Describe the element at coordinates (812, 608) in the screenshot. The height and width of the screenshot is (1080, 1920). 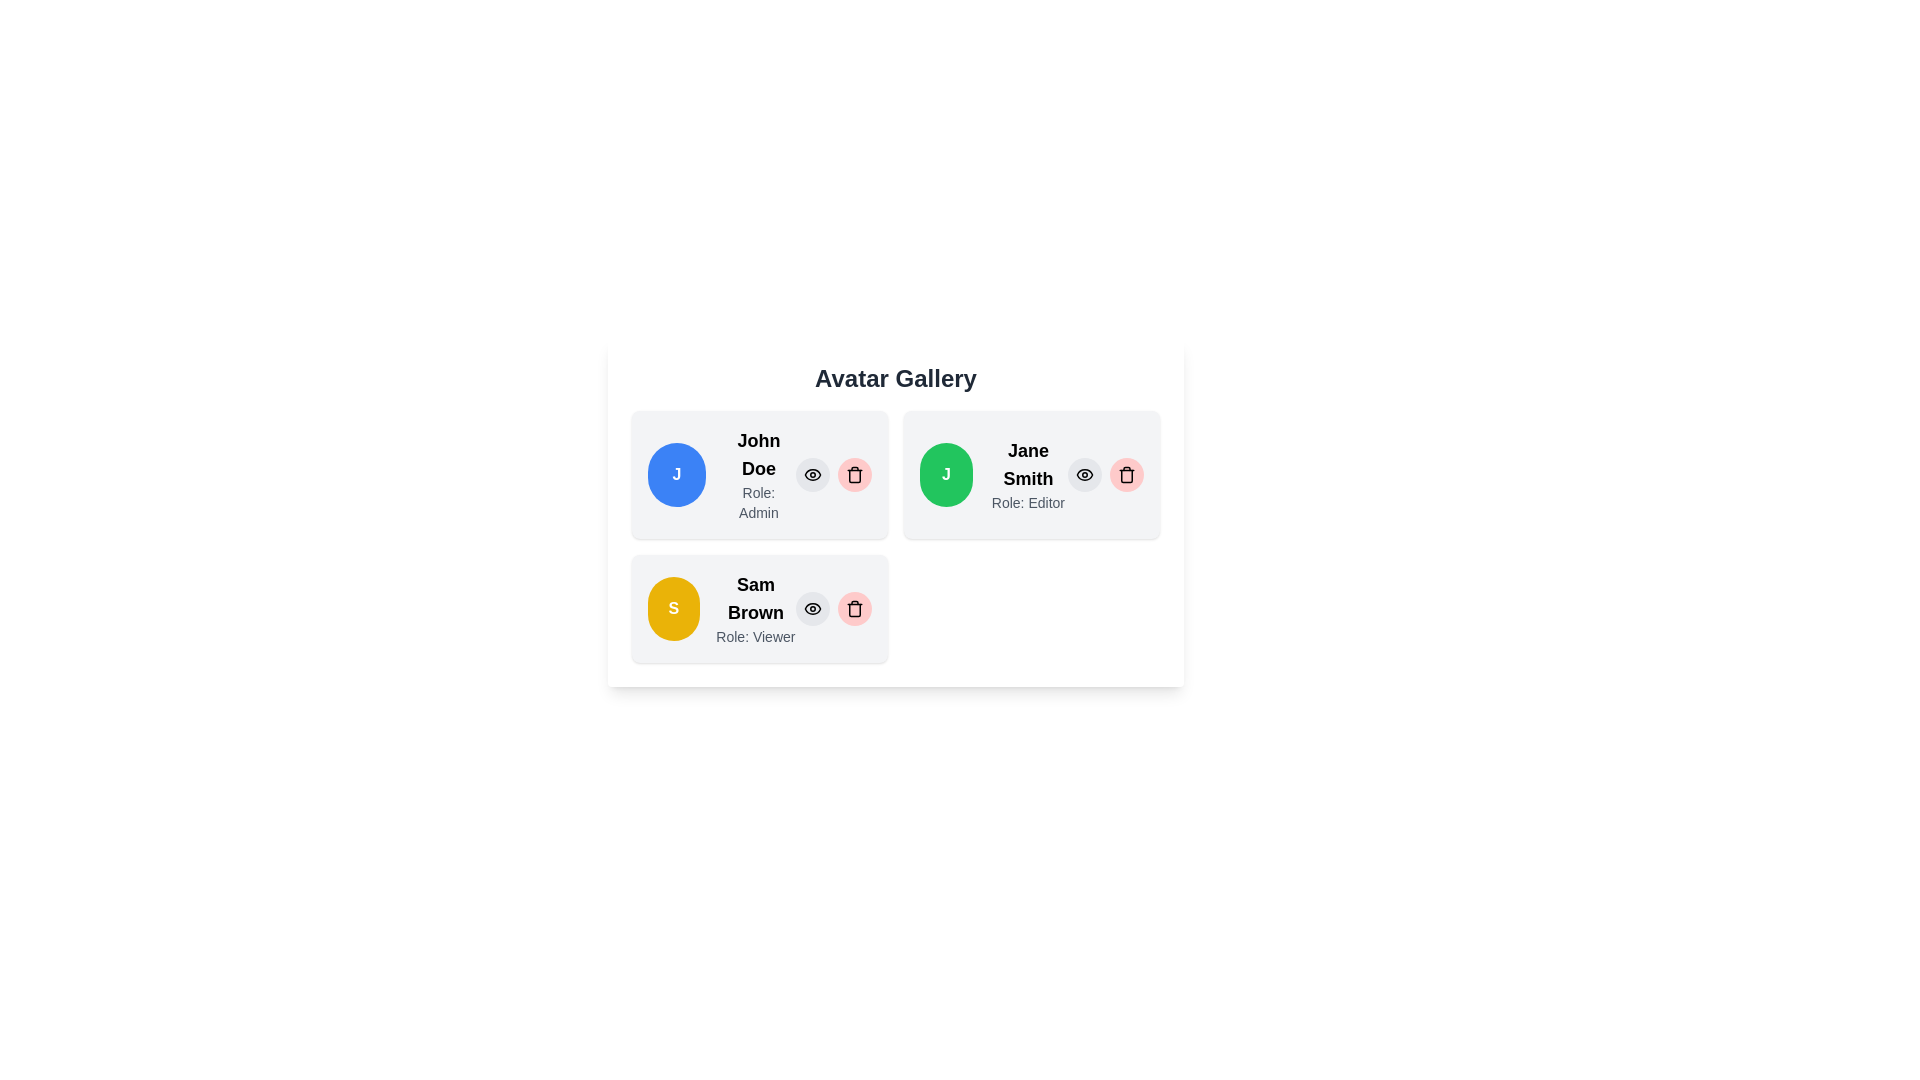
I see `the eye icon located inside the circular button to the right of 'Sam Brown' under the 'Role: Viewer' text in the third card of the layout` at that location.